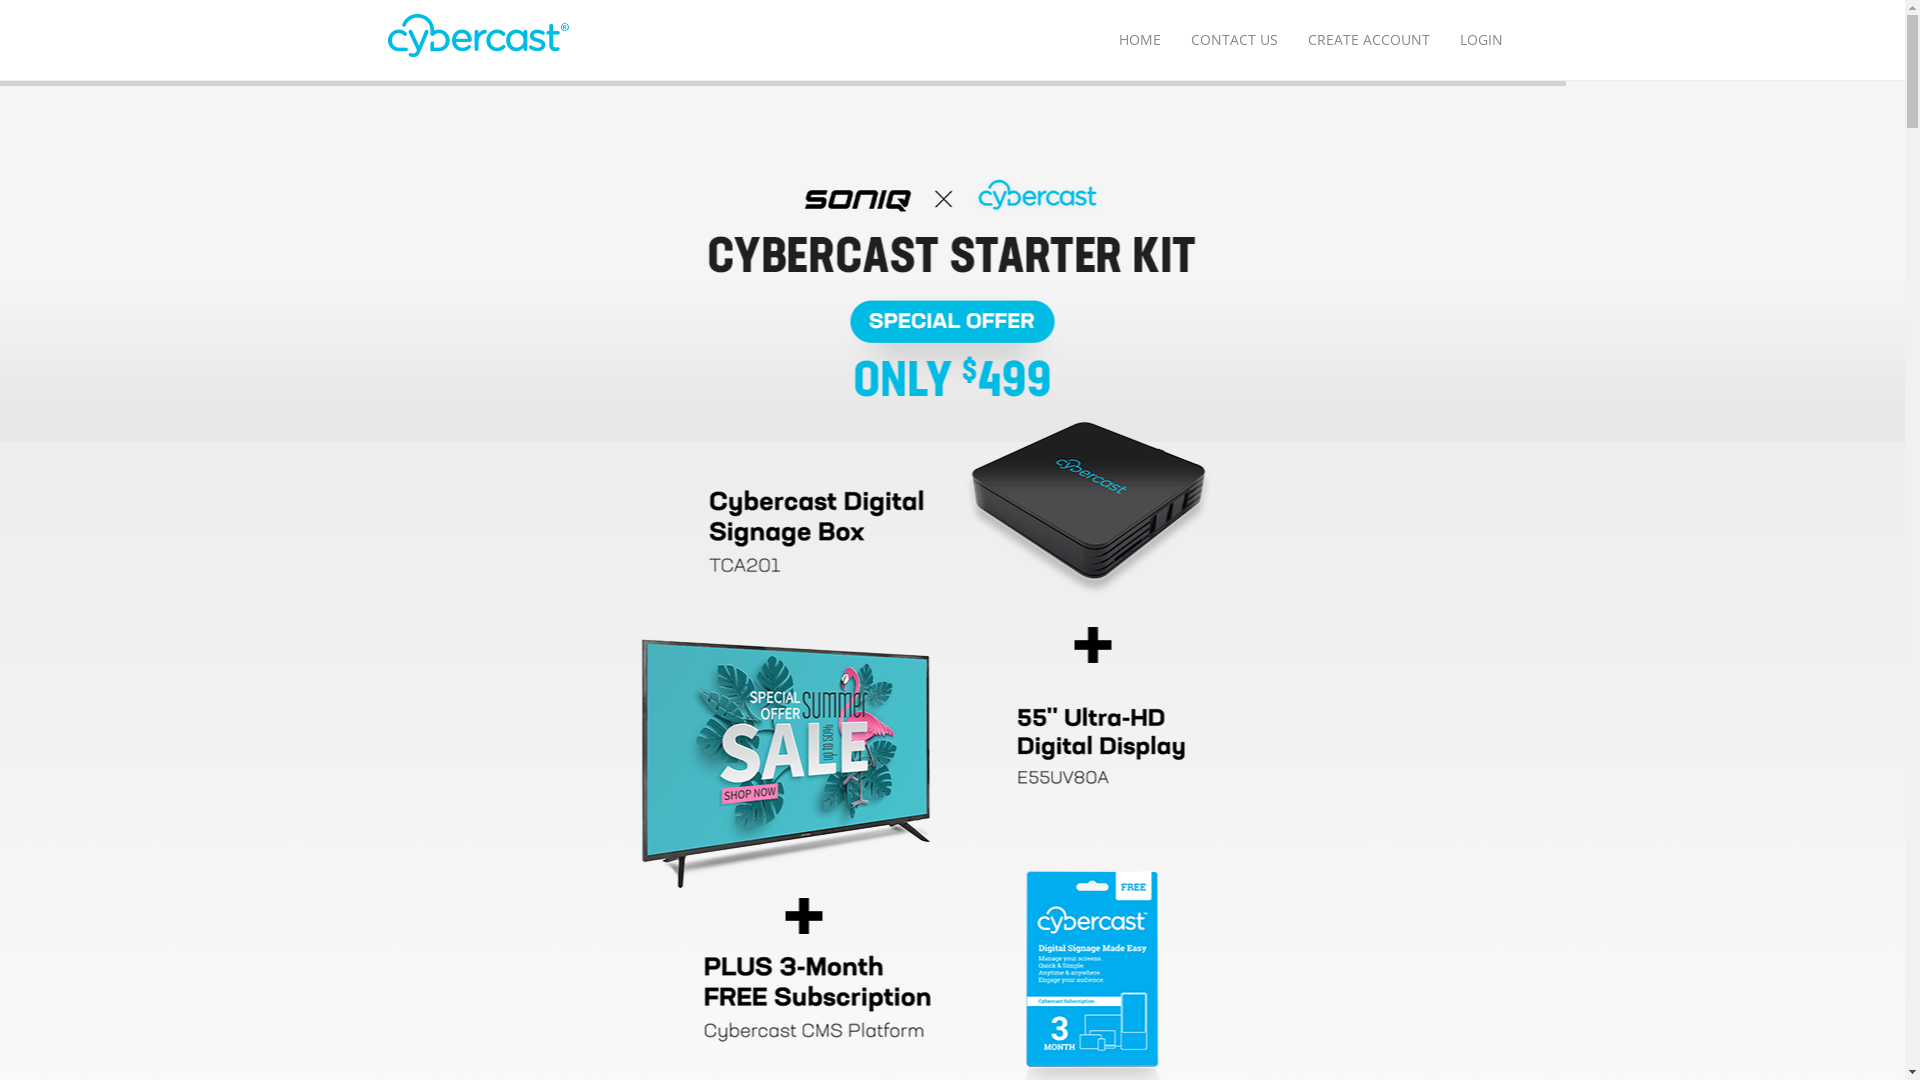 The height and width of the screenshot is (1080, 1920). Describe the element at coordinates (1367, 39) in the screenshot. I see `'CREATE ACCOUNT'` at that location.